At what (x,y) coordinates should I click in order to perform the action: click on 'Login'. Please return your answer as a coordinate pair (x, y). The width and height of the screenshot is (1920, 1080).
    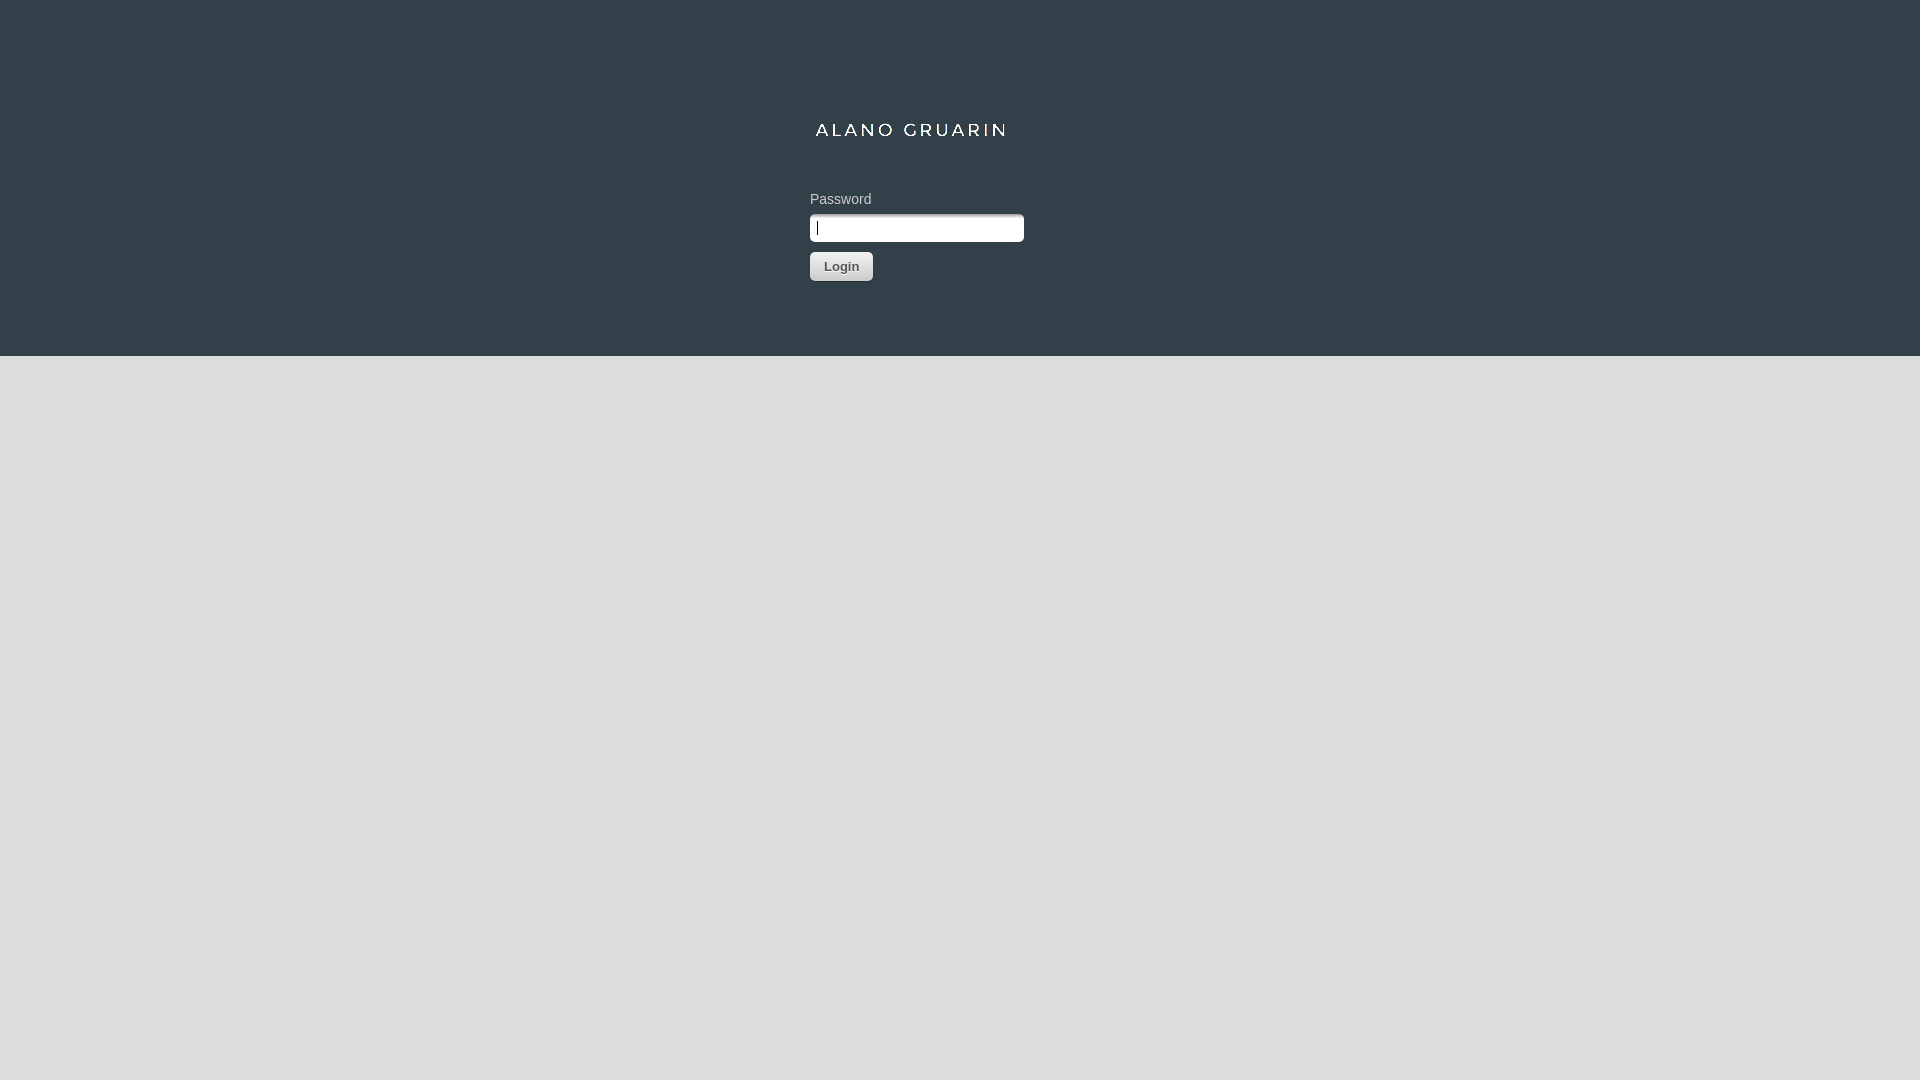
    Looking at the image, I should click on (841, 265).